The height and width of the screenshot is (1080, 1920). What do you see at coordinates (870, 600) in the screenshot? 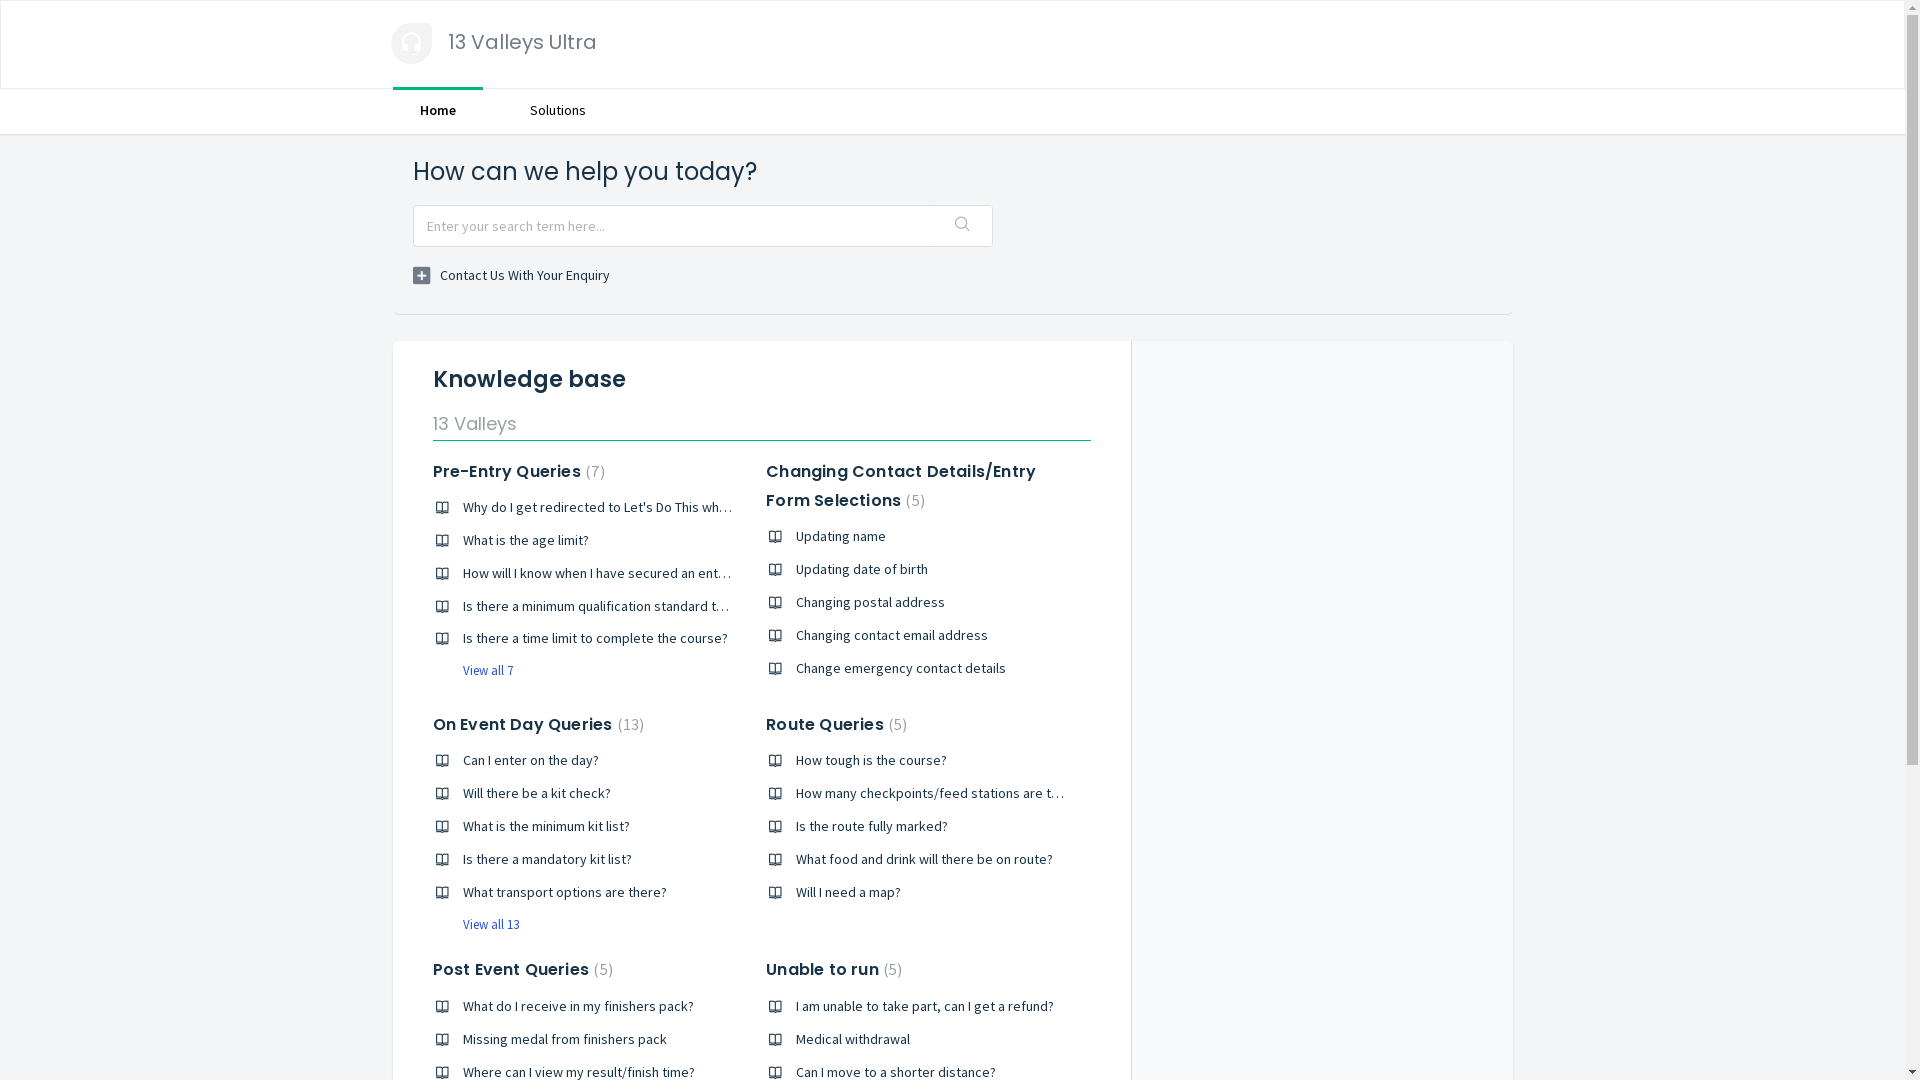
I see `'Changing postal address'` at bounding box center [870, 600].